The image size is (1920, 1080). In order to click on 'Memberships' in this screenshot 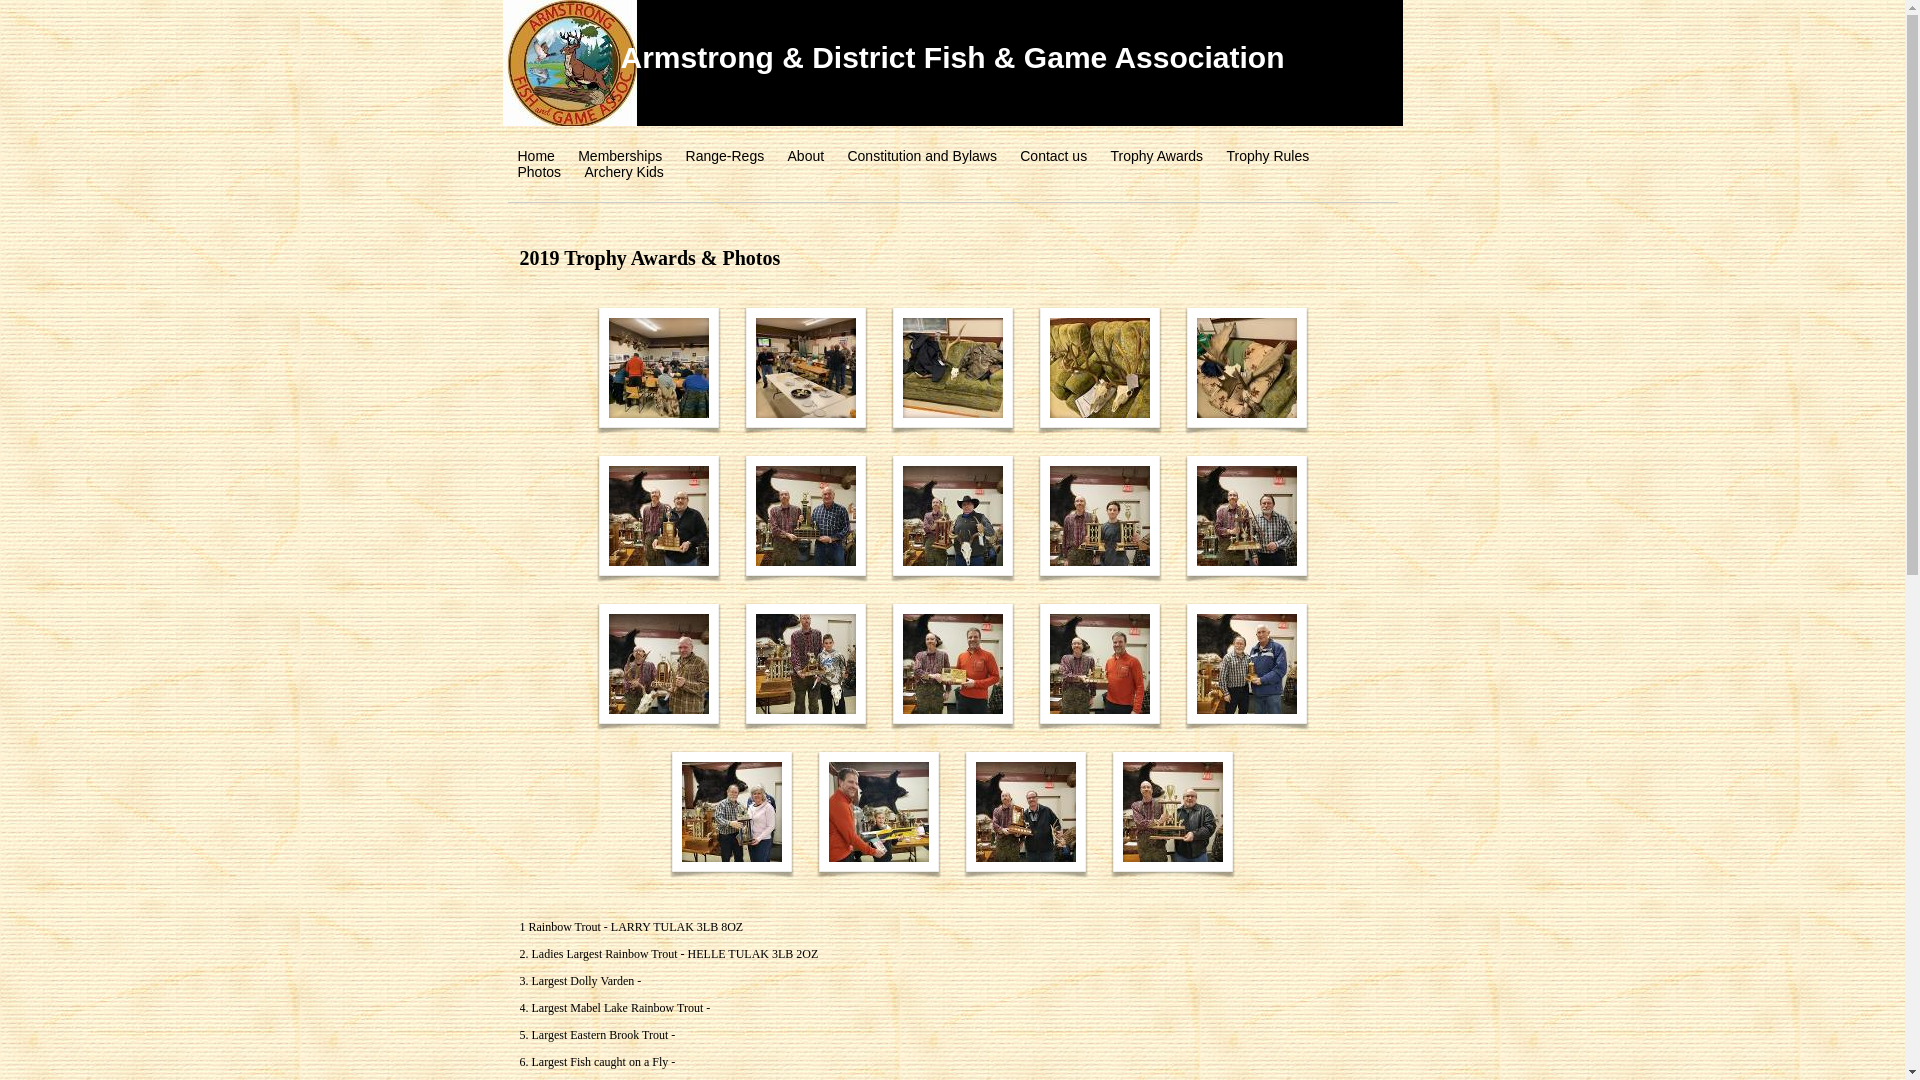, I will do `click(576, 154)`.